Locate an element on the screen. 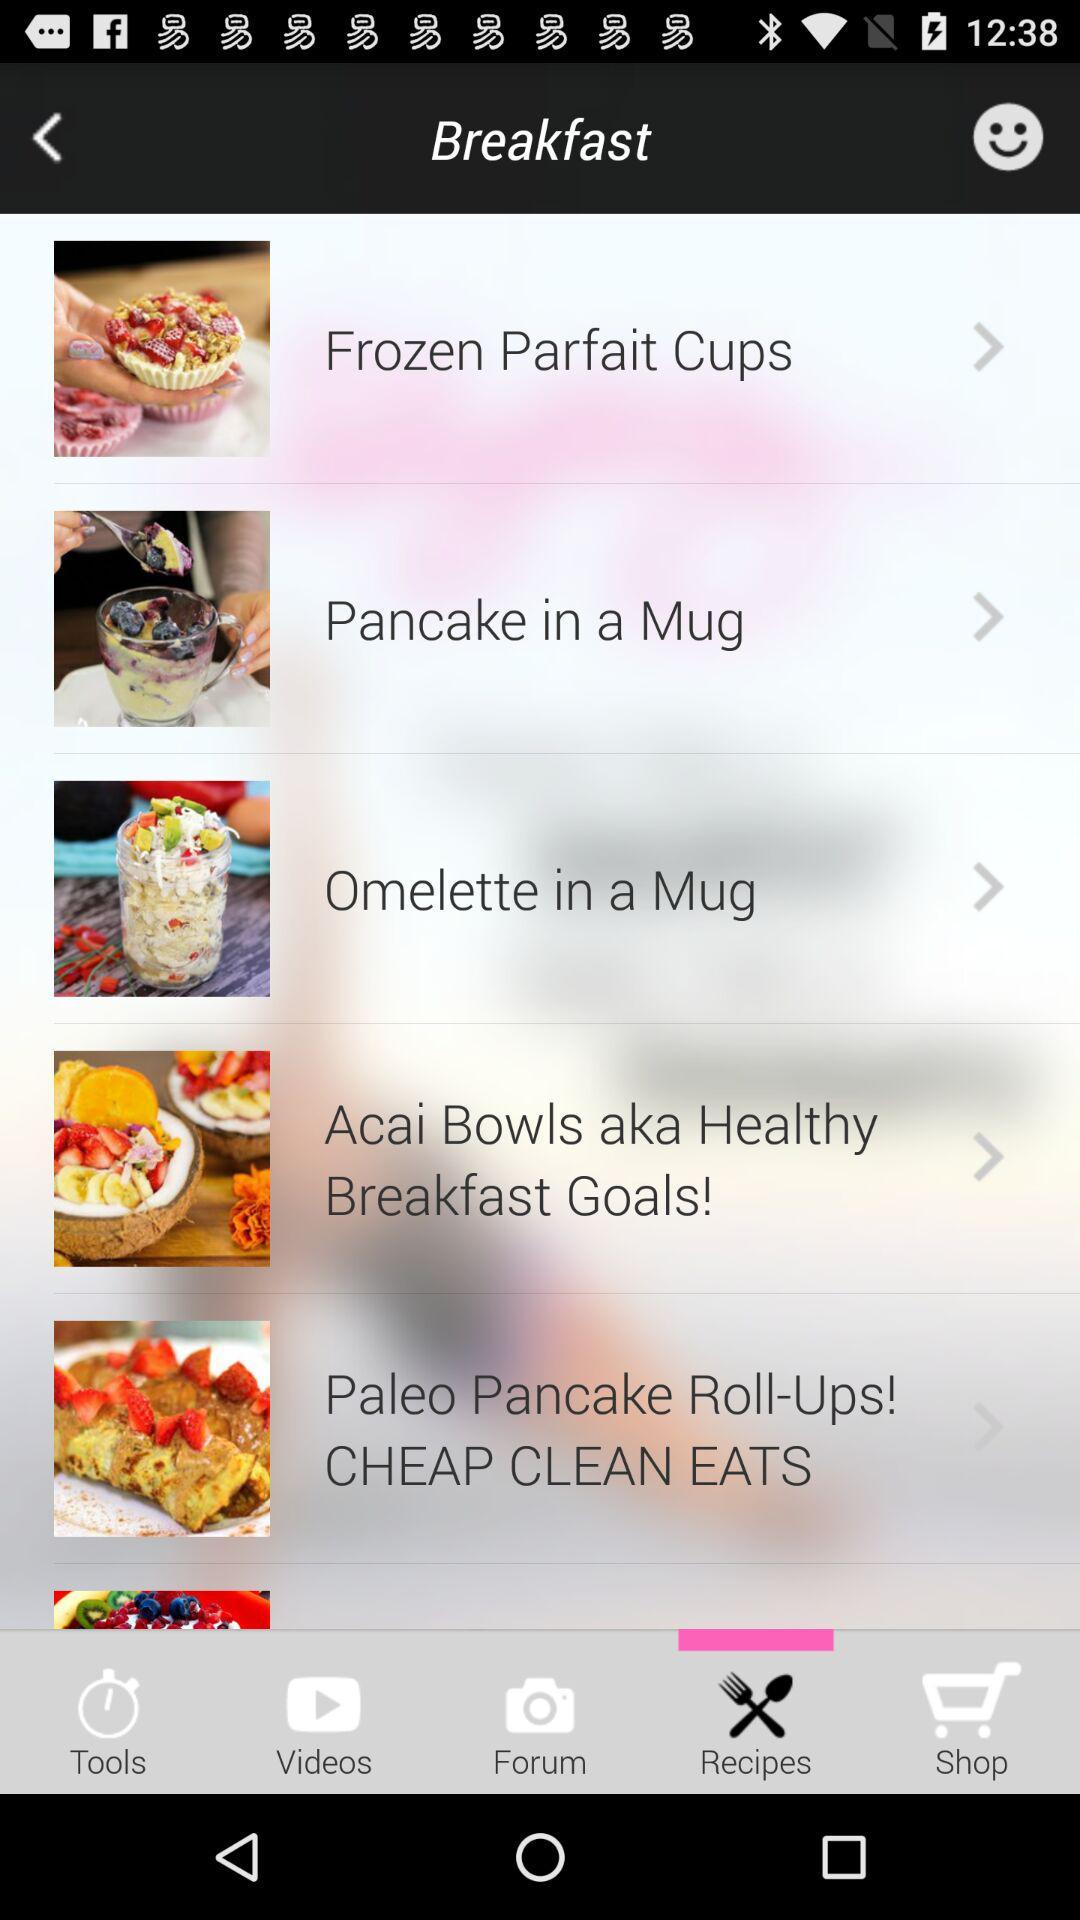  icon to the right of the paleo pancake roll item is located at coordinates (987, 1427).